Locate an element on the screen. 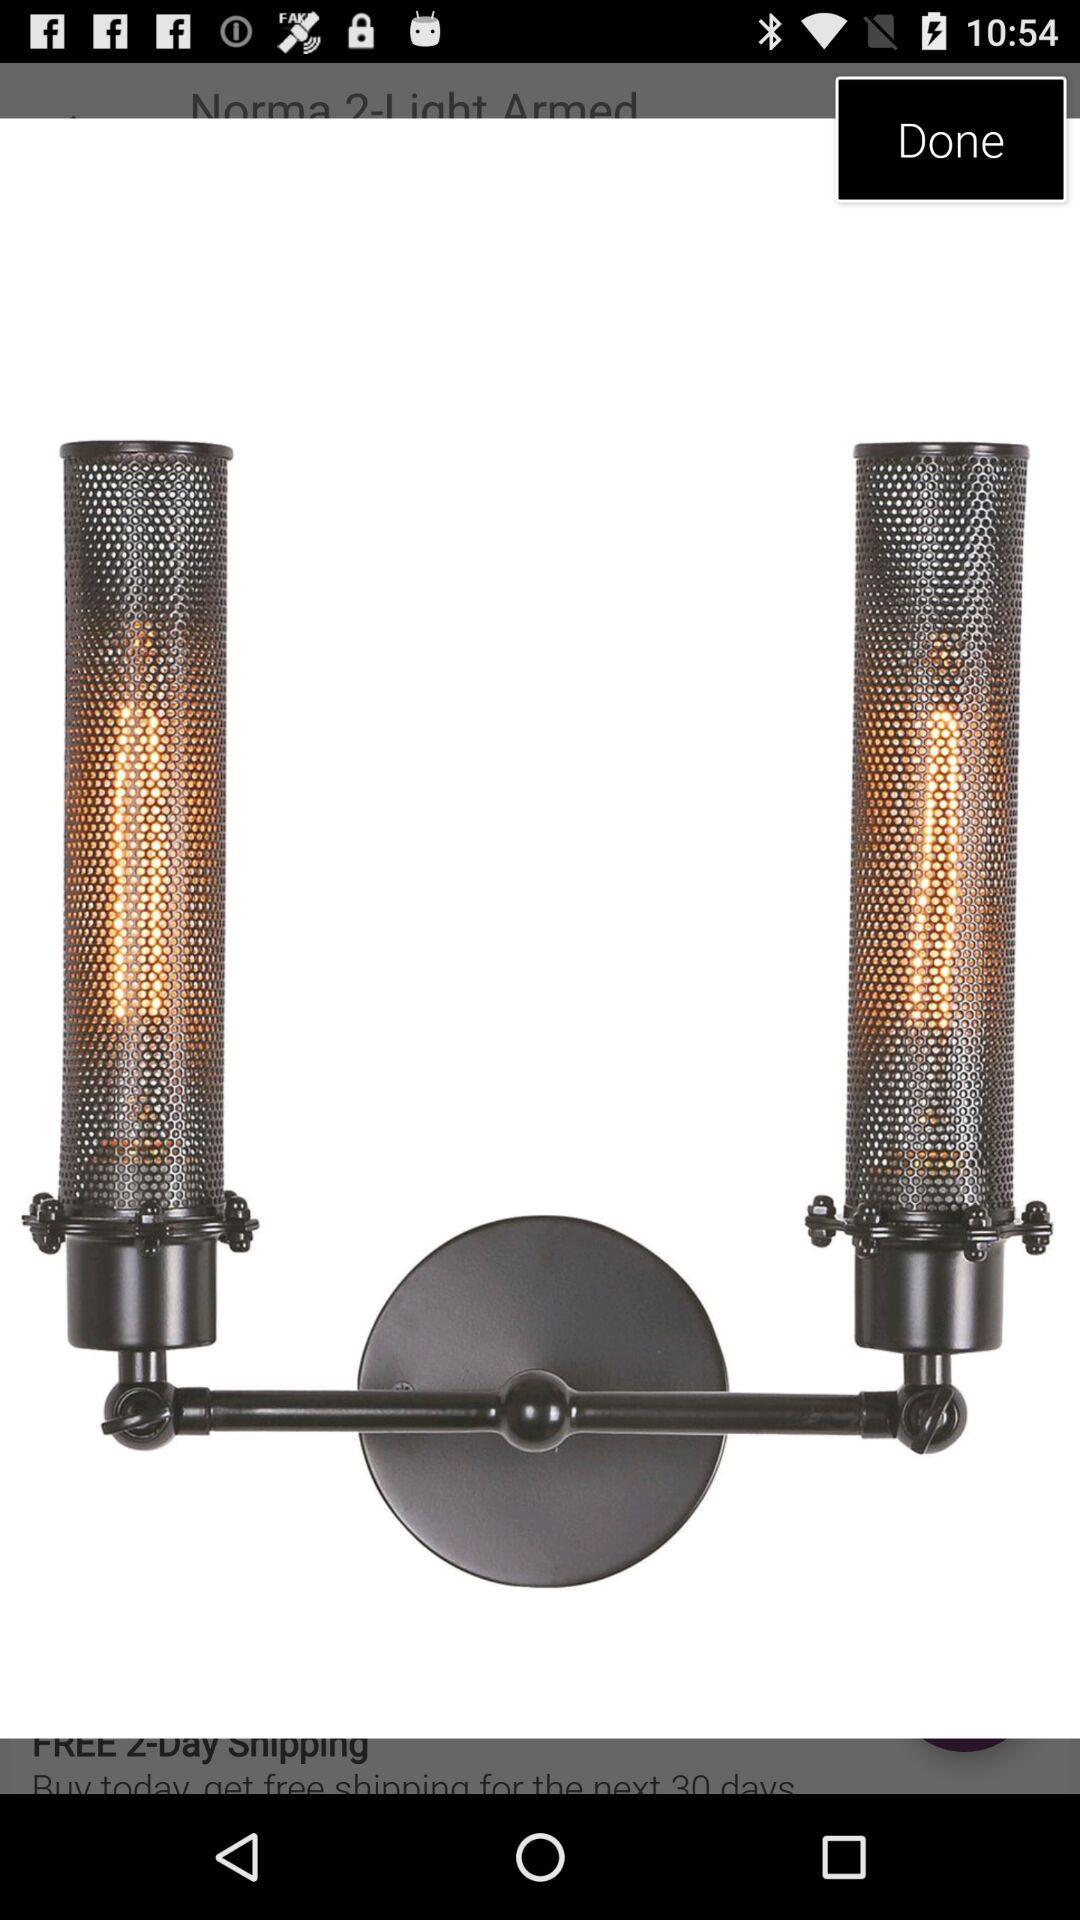  the done icon is located at coordinates (950, 138).